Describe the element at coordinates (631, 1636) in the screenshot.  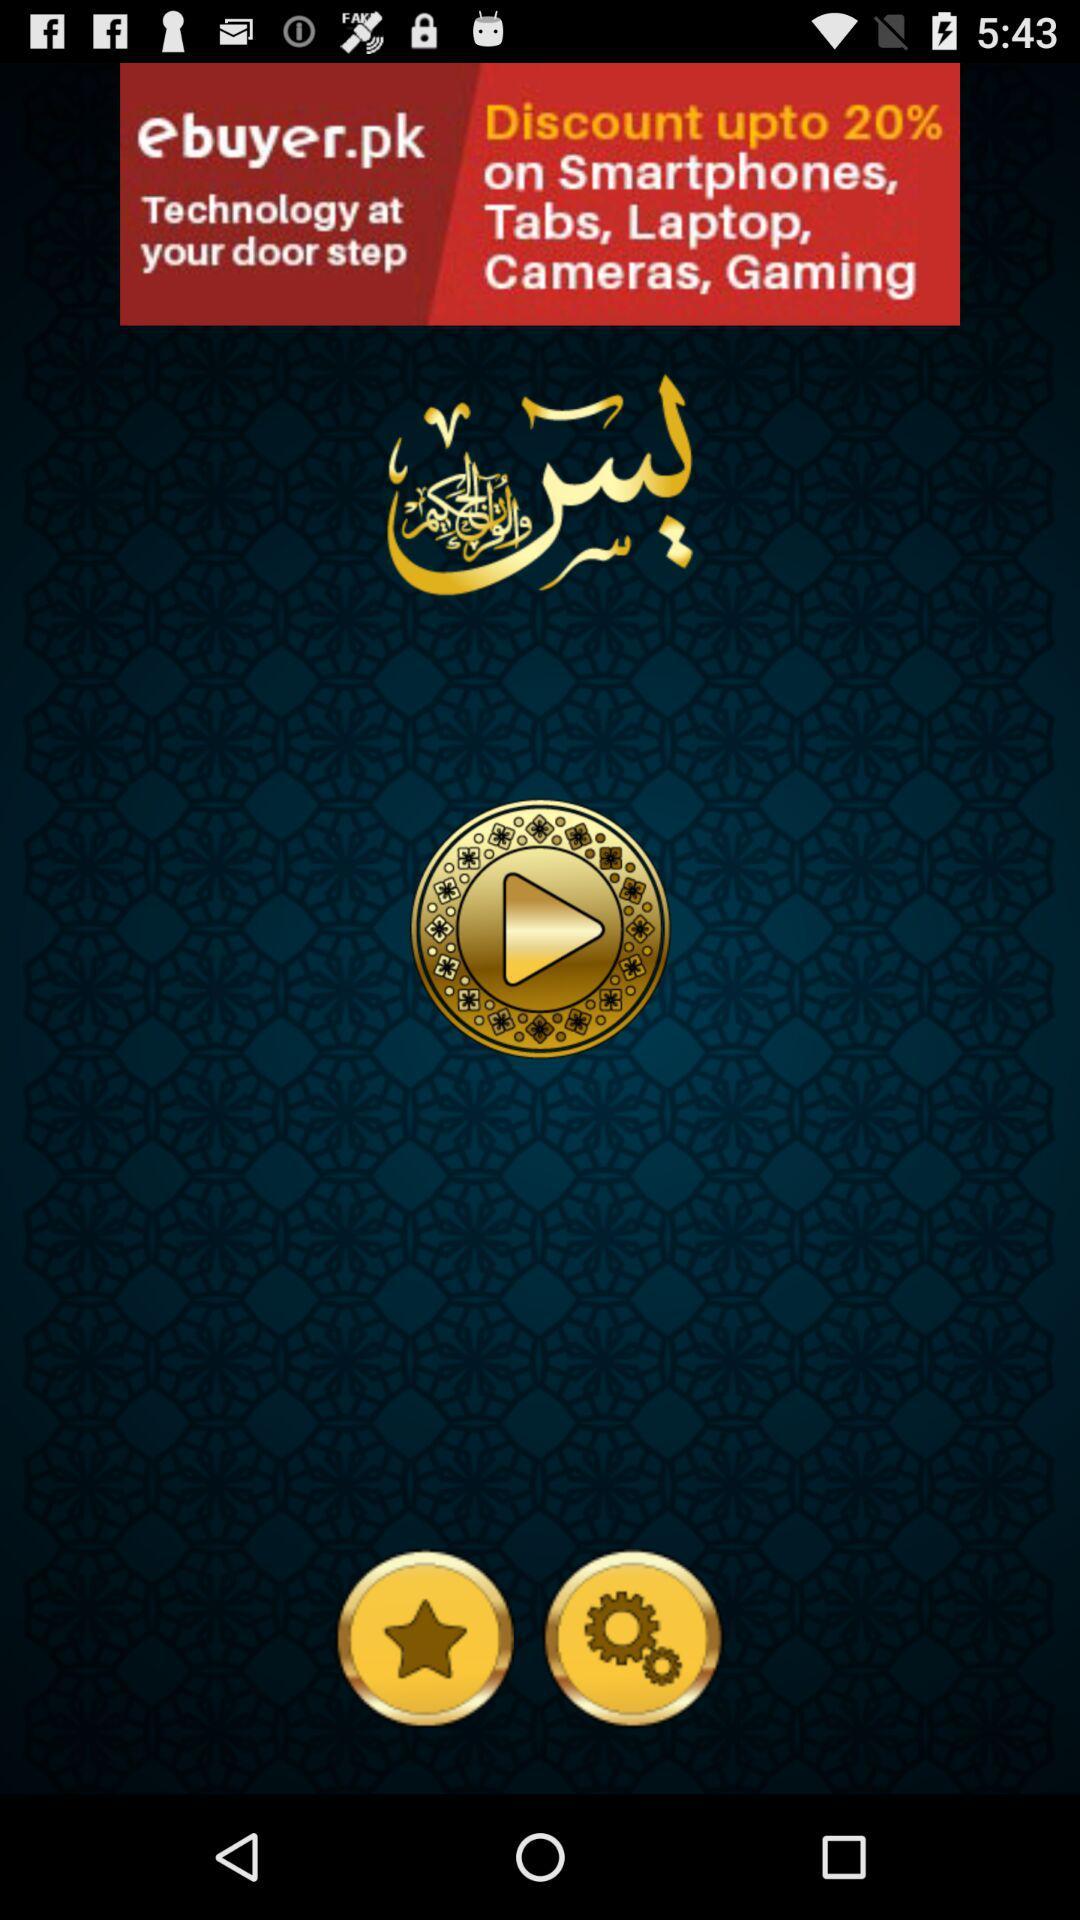
I see `config` at that location.